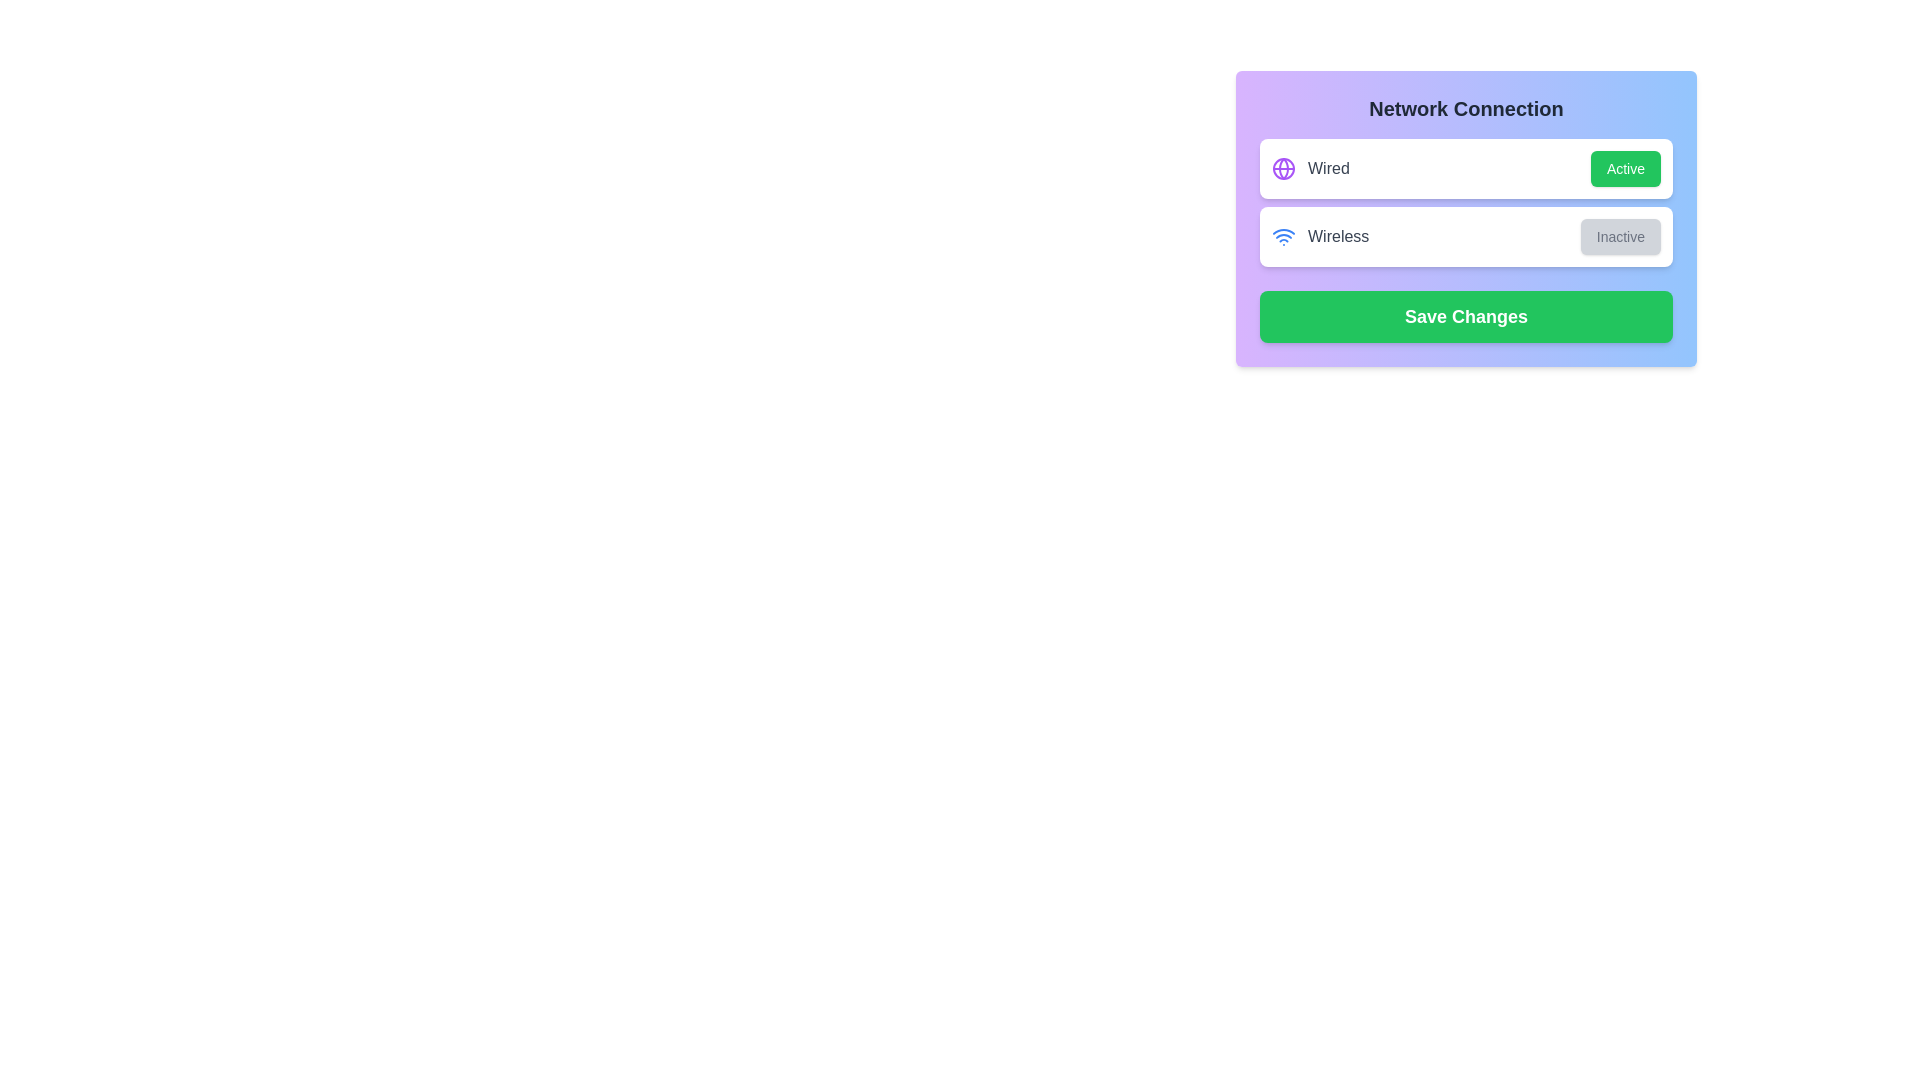 The width and height of the screenshot is (1920, 1080). I want to click on the 'Active' button for the Wired connection to toggle its state, so click(1625, 168).